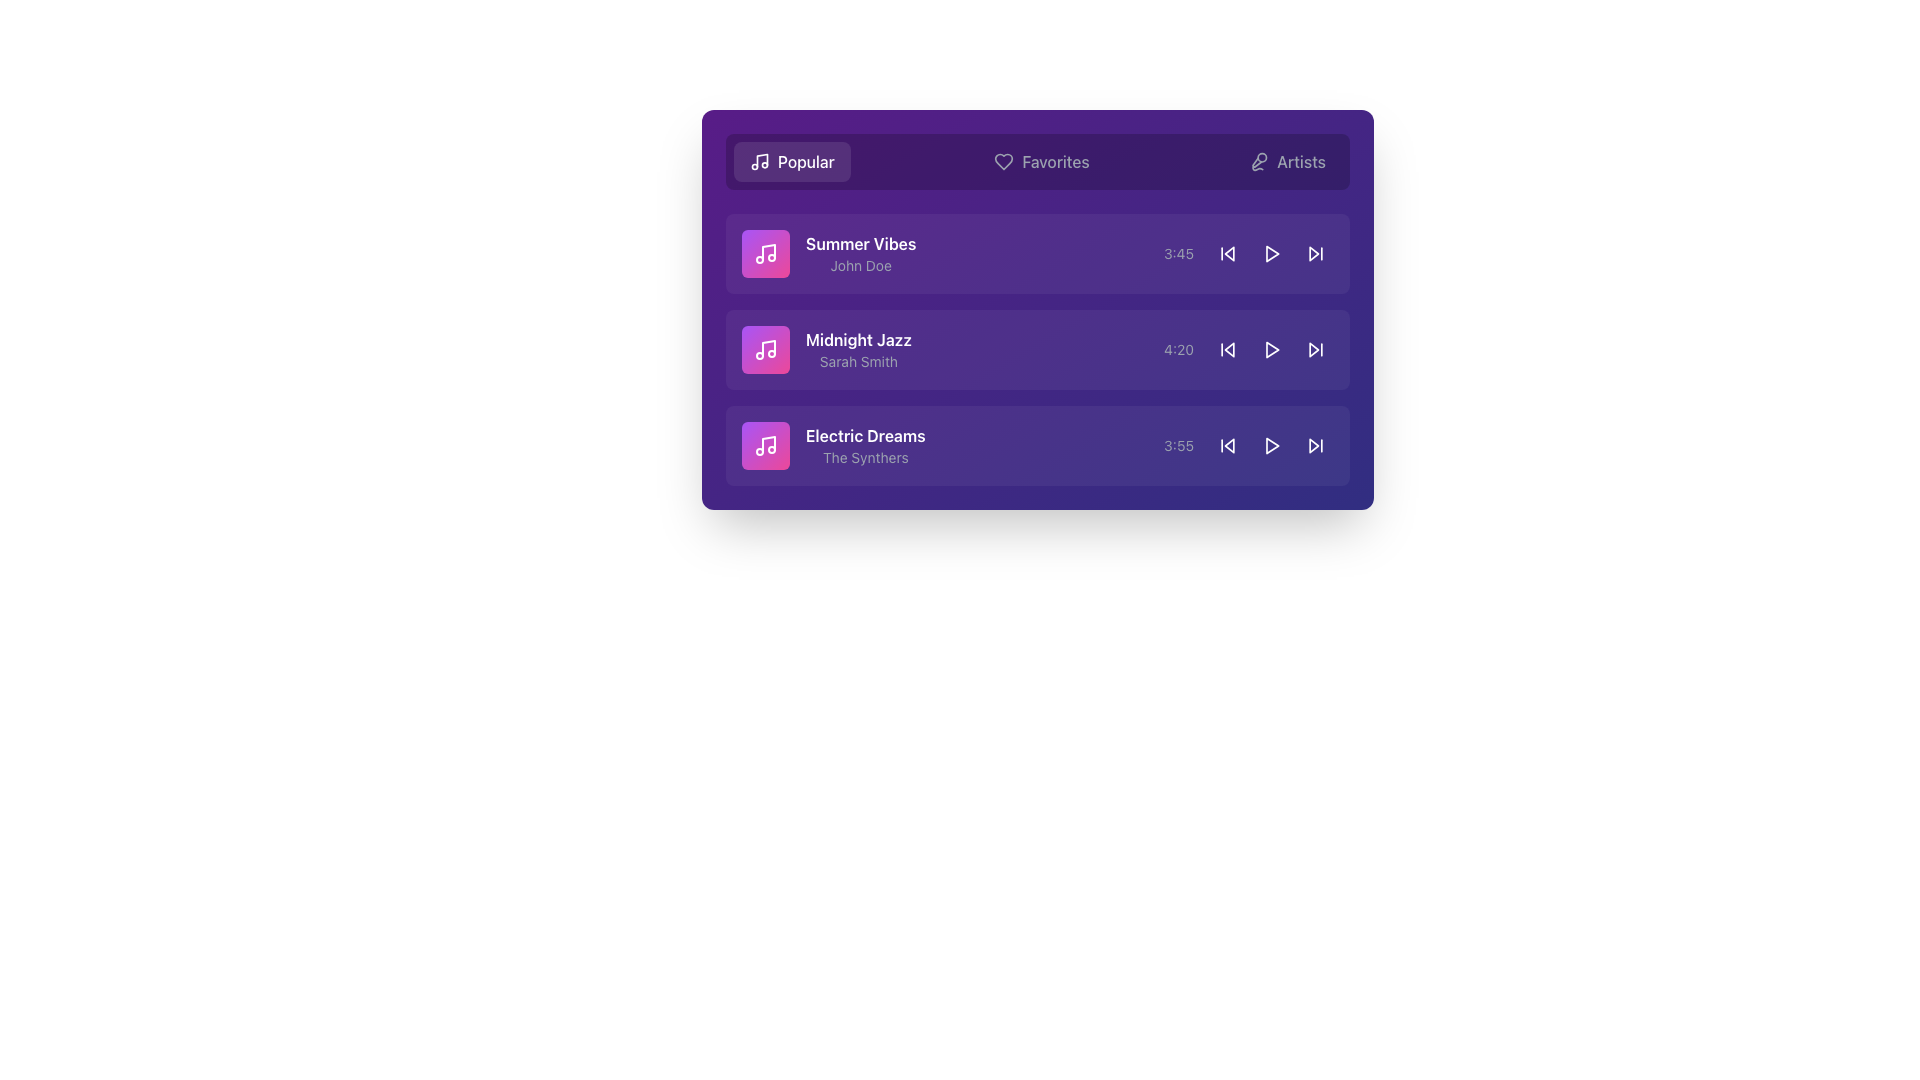  Describe the element at coordinates (765, 445) in the screenshot. I see `the leftmost icon in the row for the song 'Electric Dreams' by 'The Synthers', which is a rounded square button with a gradient background and a white music note icon at its center` at that location.